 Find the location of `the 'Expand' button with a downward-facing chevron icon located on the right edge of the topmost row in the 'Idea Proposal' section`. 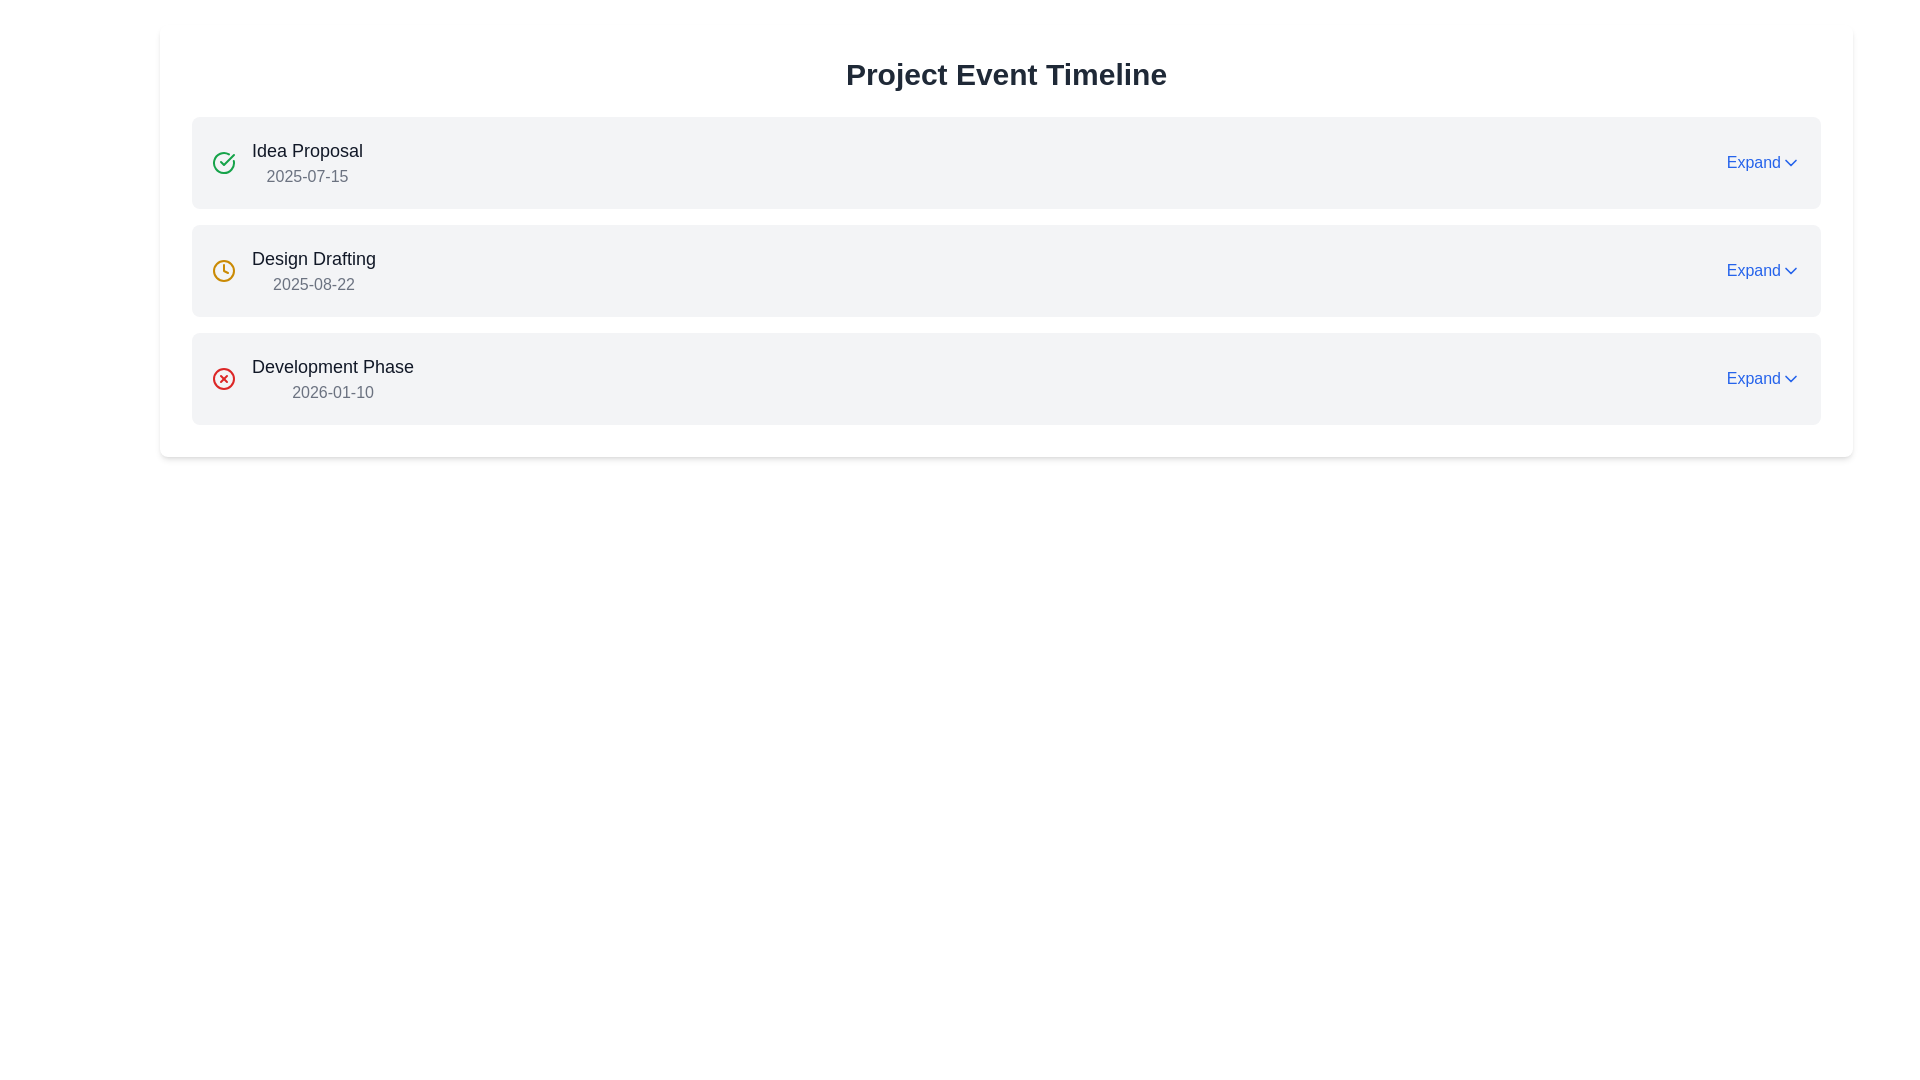

the 'Expand' button with a downward-facing chevron icon located on the right edge of the topmost row in the 'Idea Proposal' section is located at coordinates (1763, 161).